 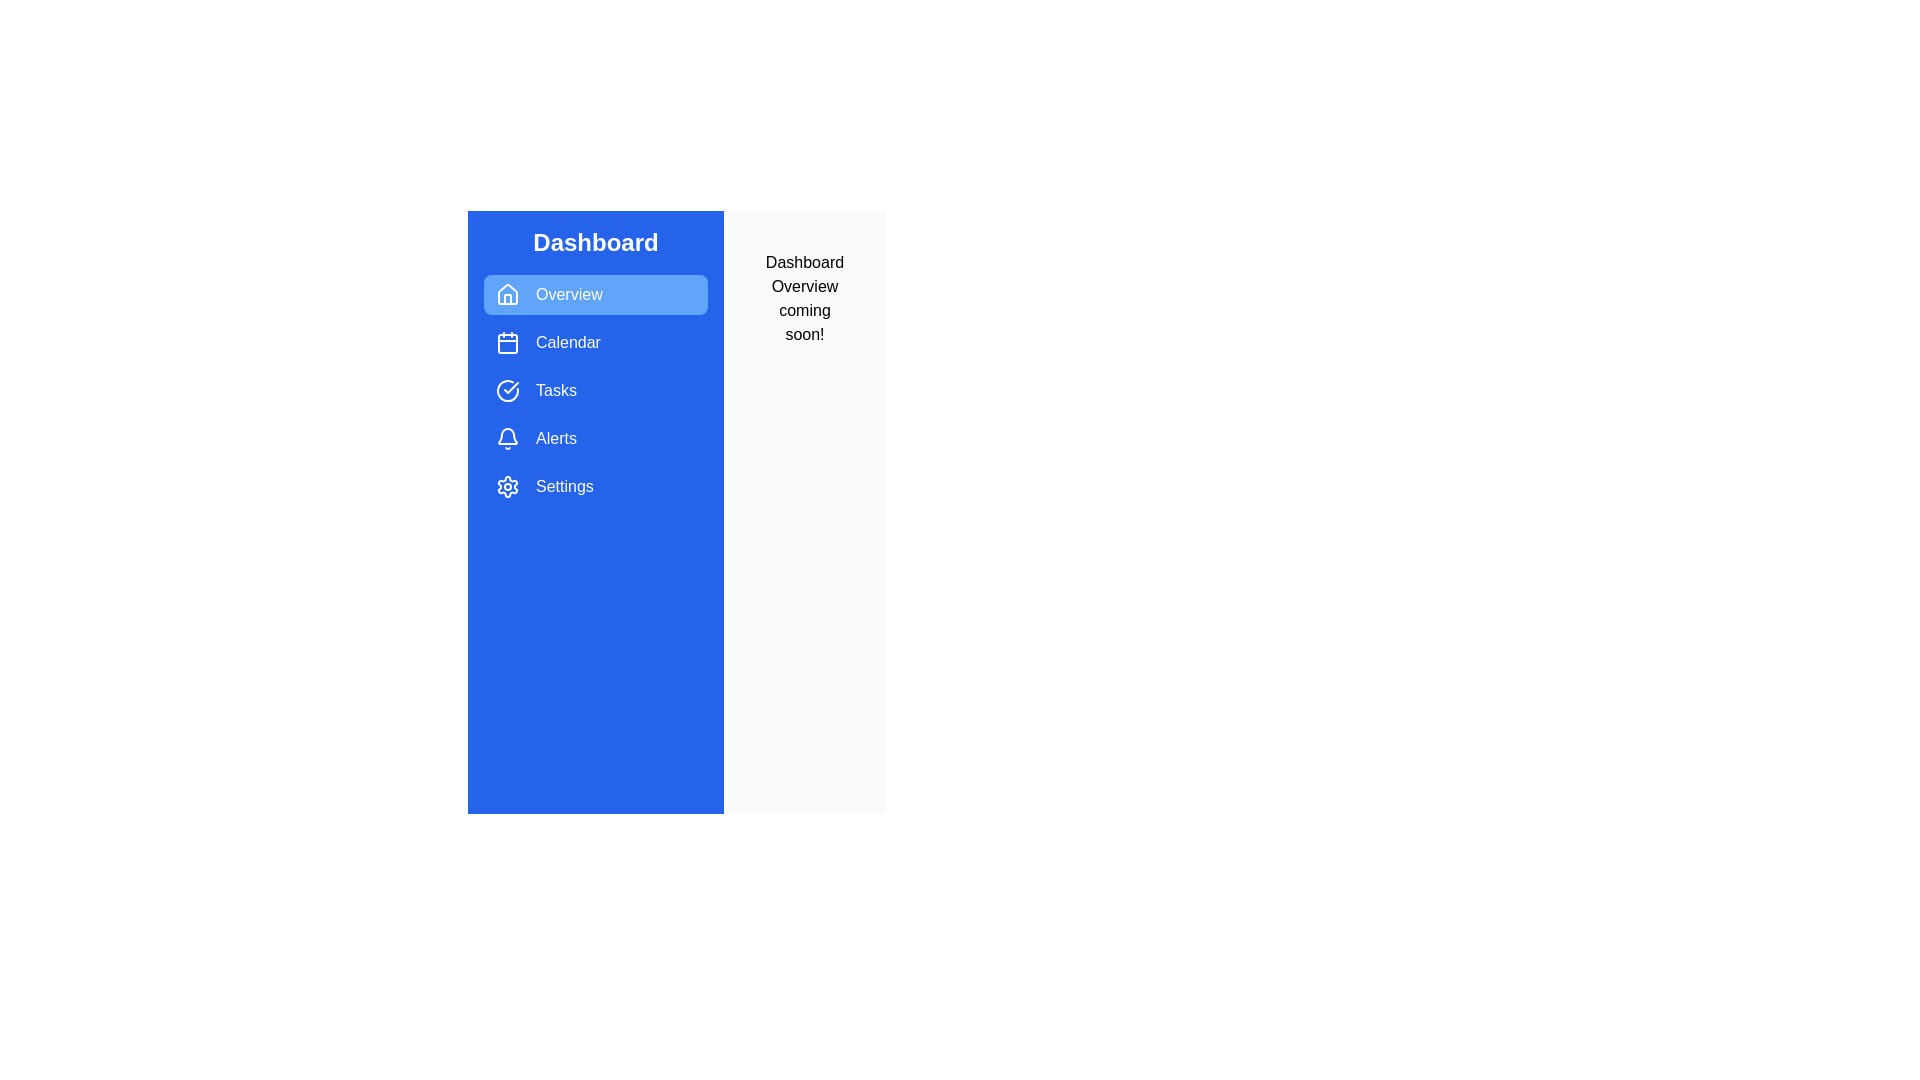 I want to click on the 'Calendar' text label, which is displayed in white on a blue background, located in the navigation menu between 'Overview' and 'Tasks', so click(x=567, y=342).